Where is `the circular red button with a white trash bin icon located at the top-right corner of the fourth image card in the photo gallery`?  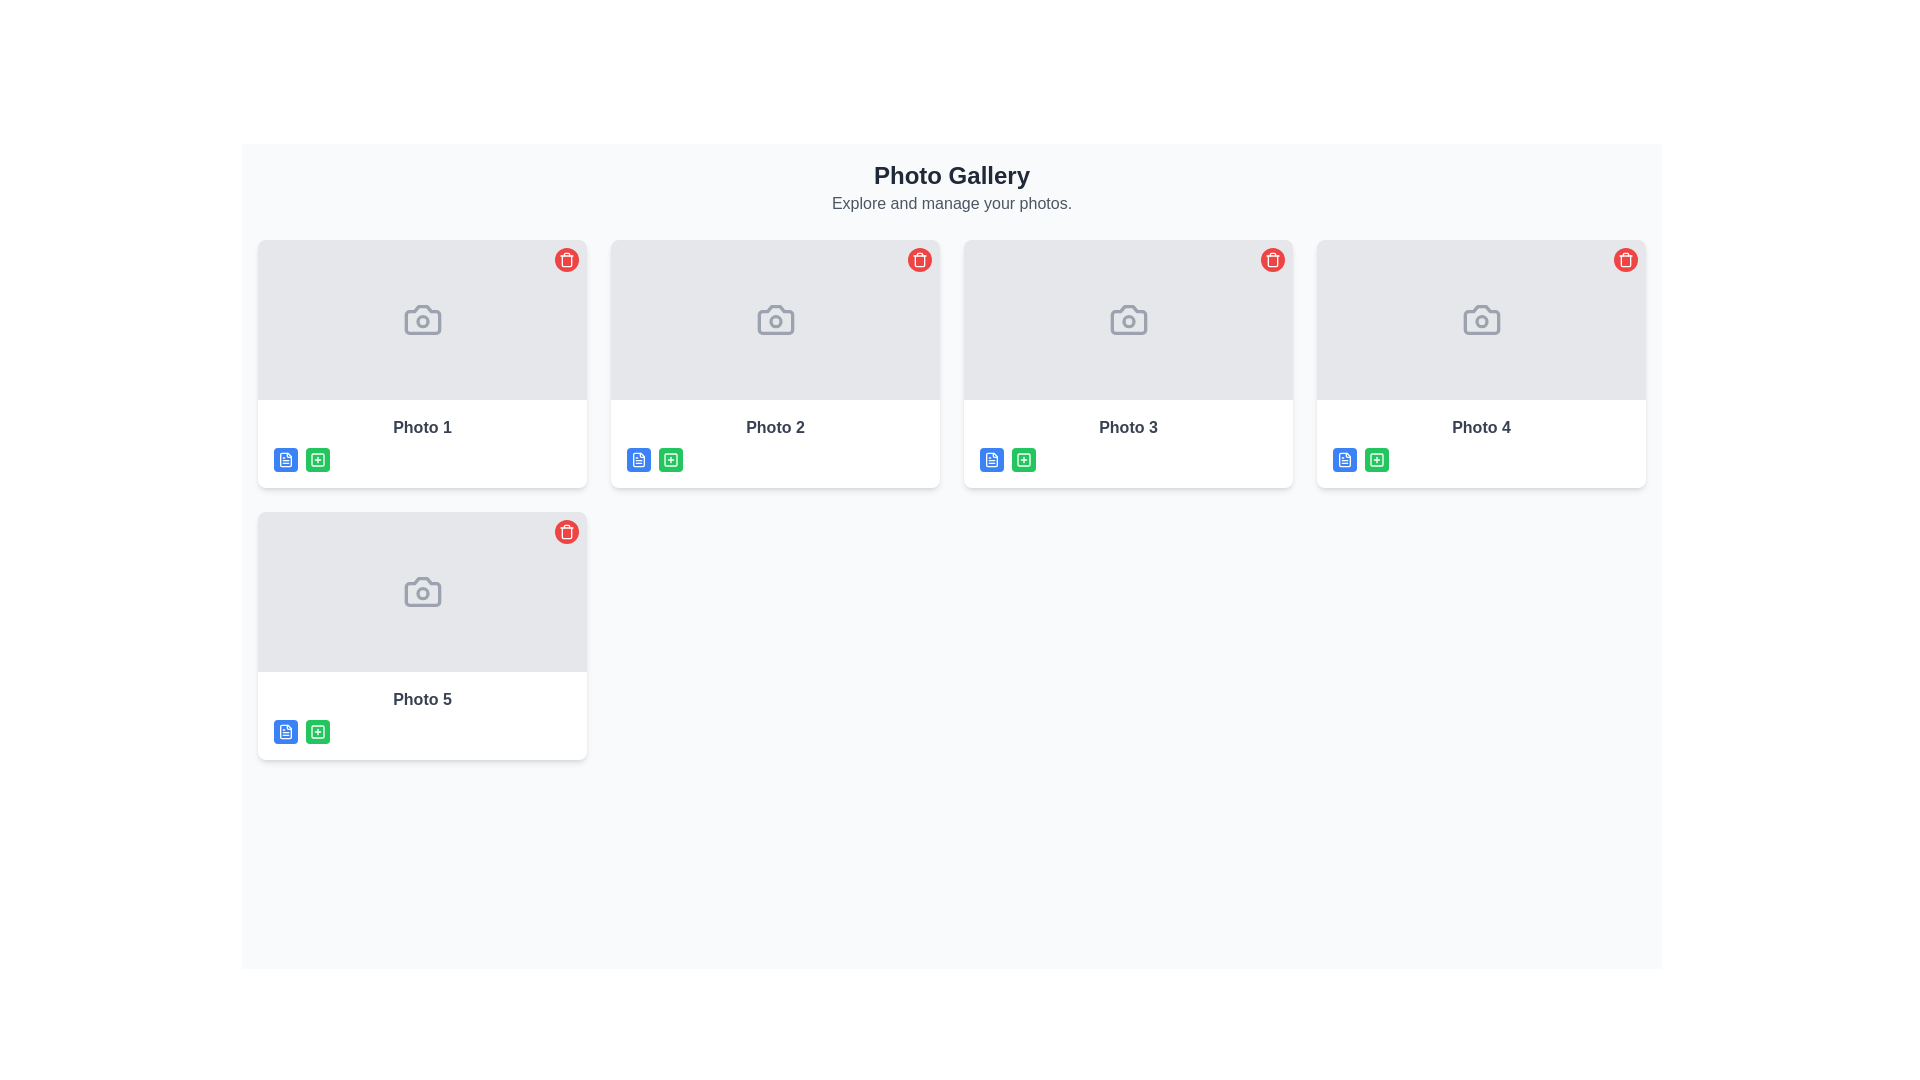
the circular red button with a white trash bin icon located at the top-right corner of the fourth image card in the photo gallery is located at coordinates (1626, 258).